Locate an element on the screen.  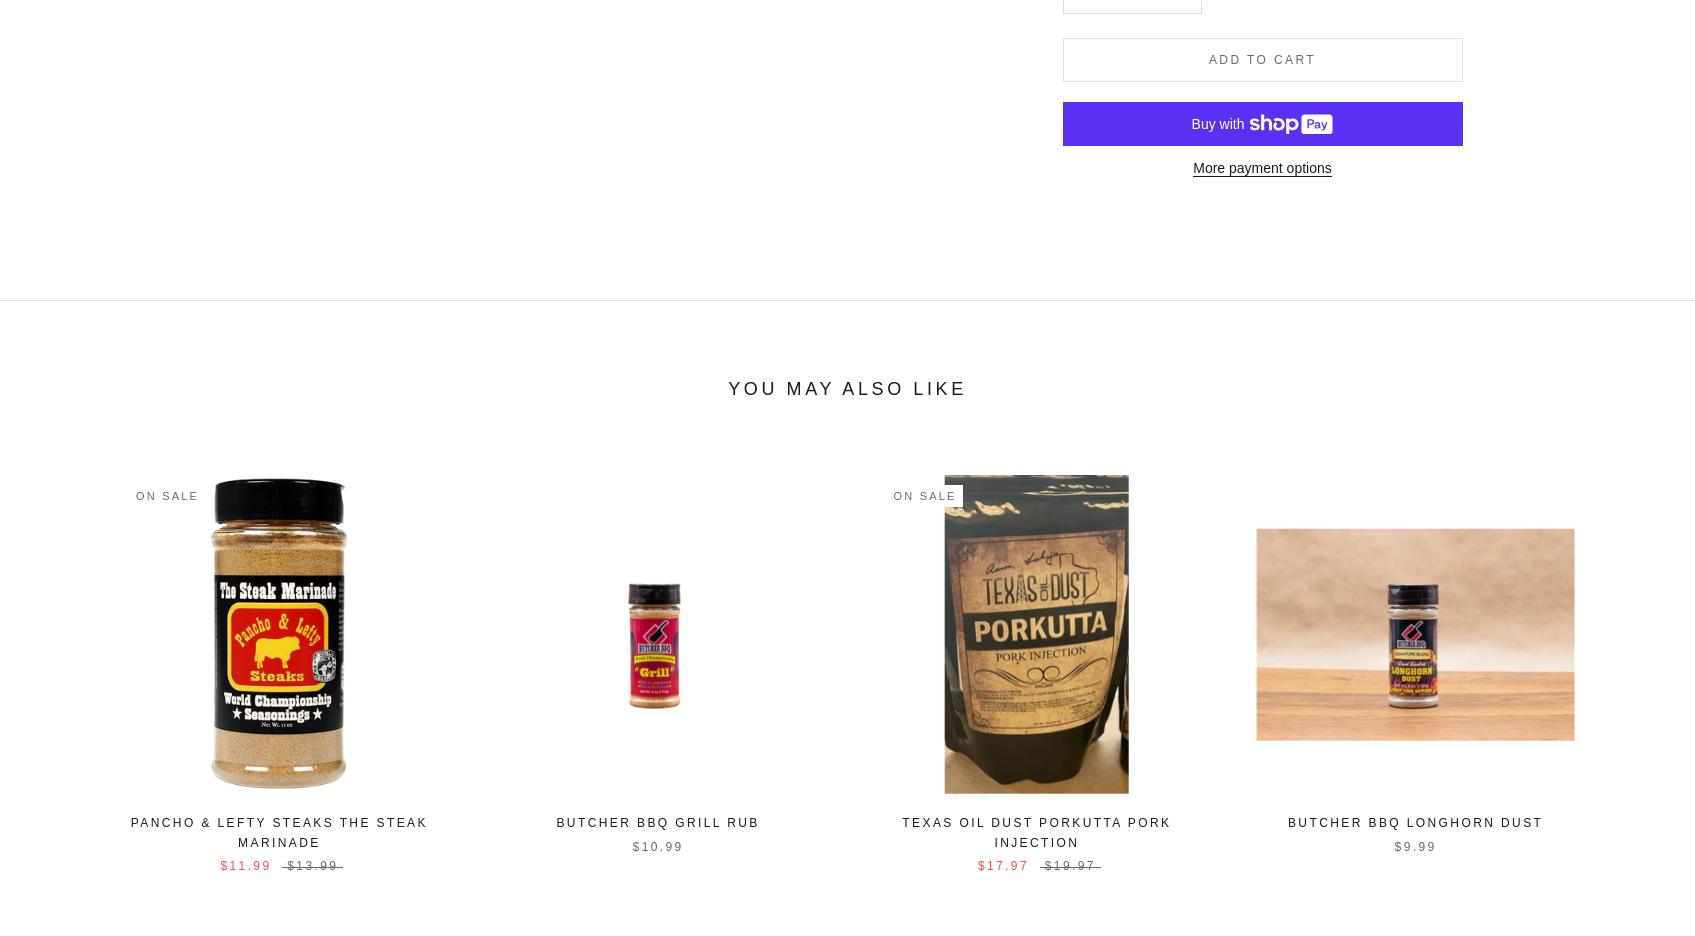
'Add to cart' is located at coordinates (1260, 59).